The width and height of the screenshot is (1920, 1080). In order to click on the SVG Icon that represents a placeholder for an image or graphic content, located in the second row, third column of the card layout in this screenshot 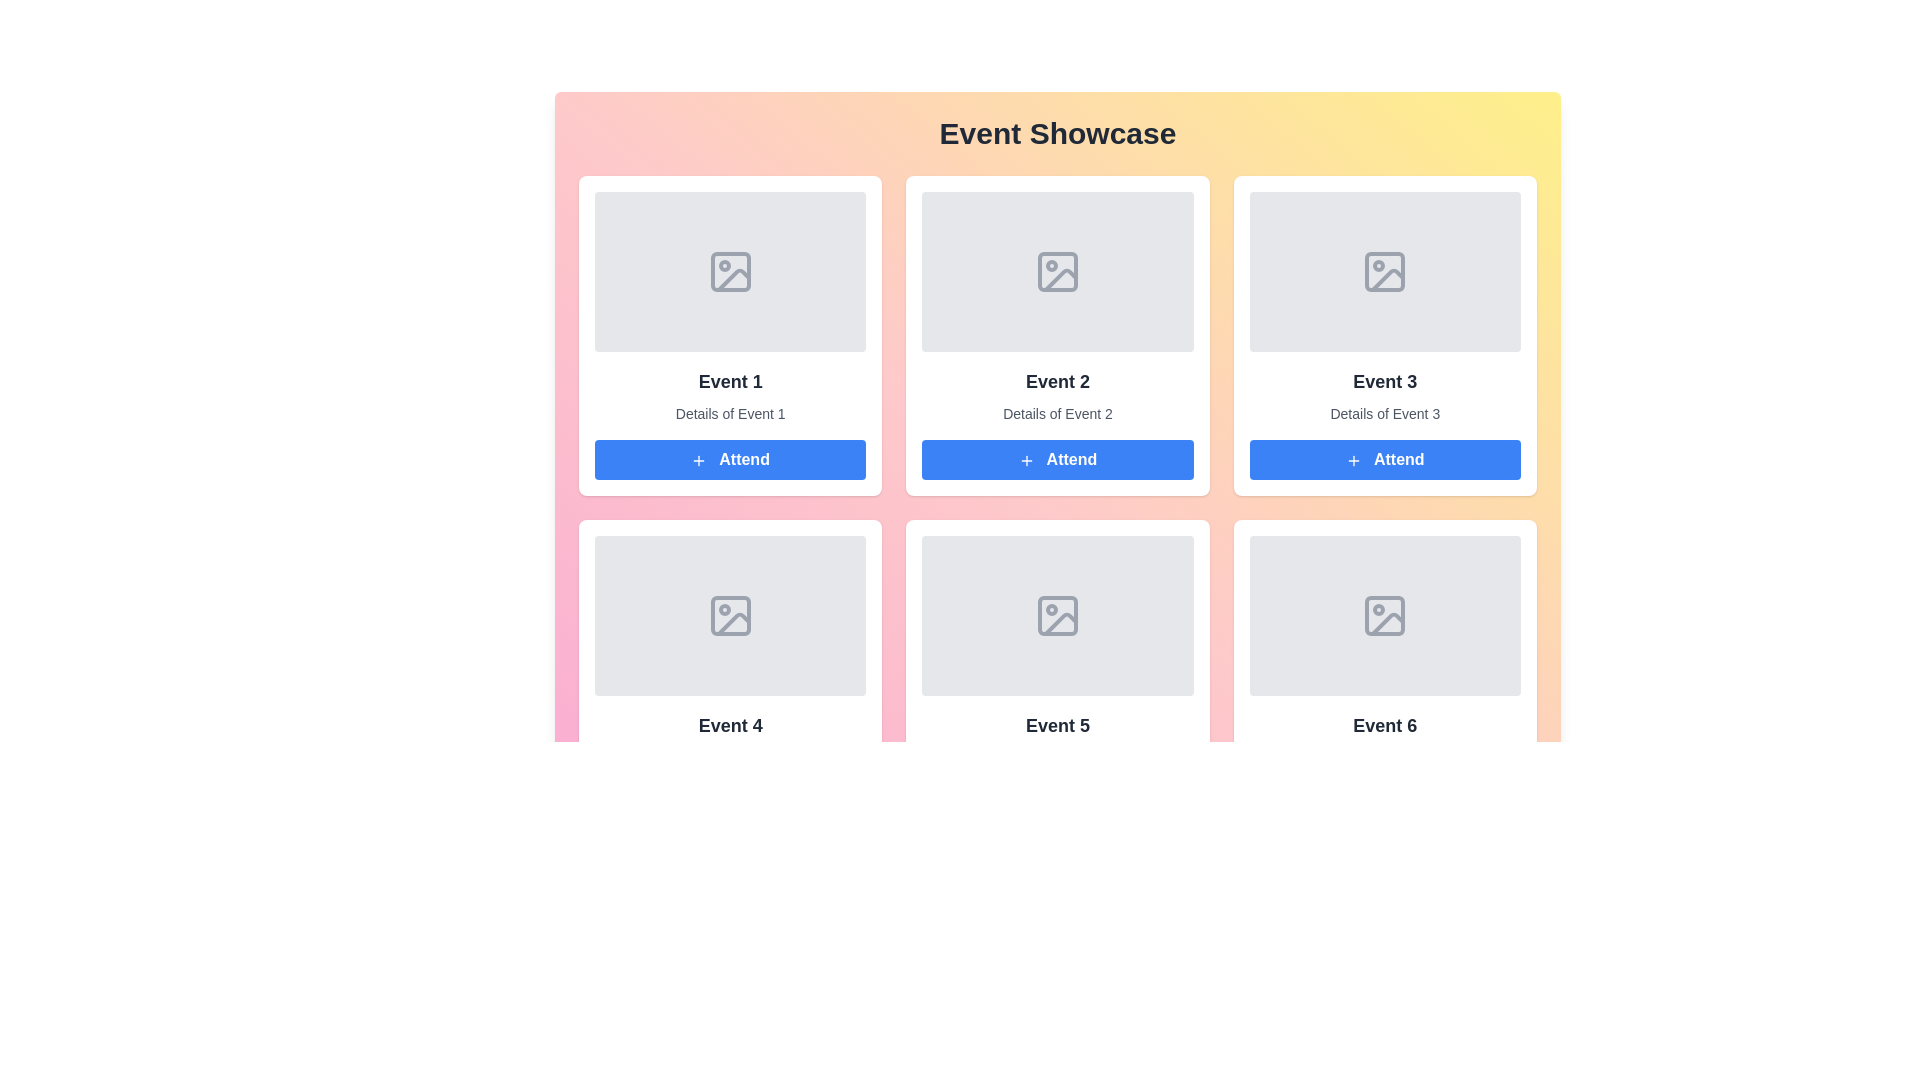, I will do `click(1056, 615)`.